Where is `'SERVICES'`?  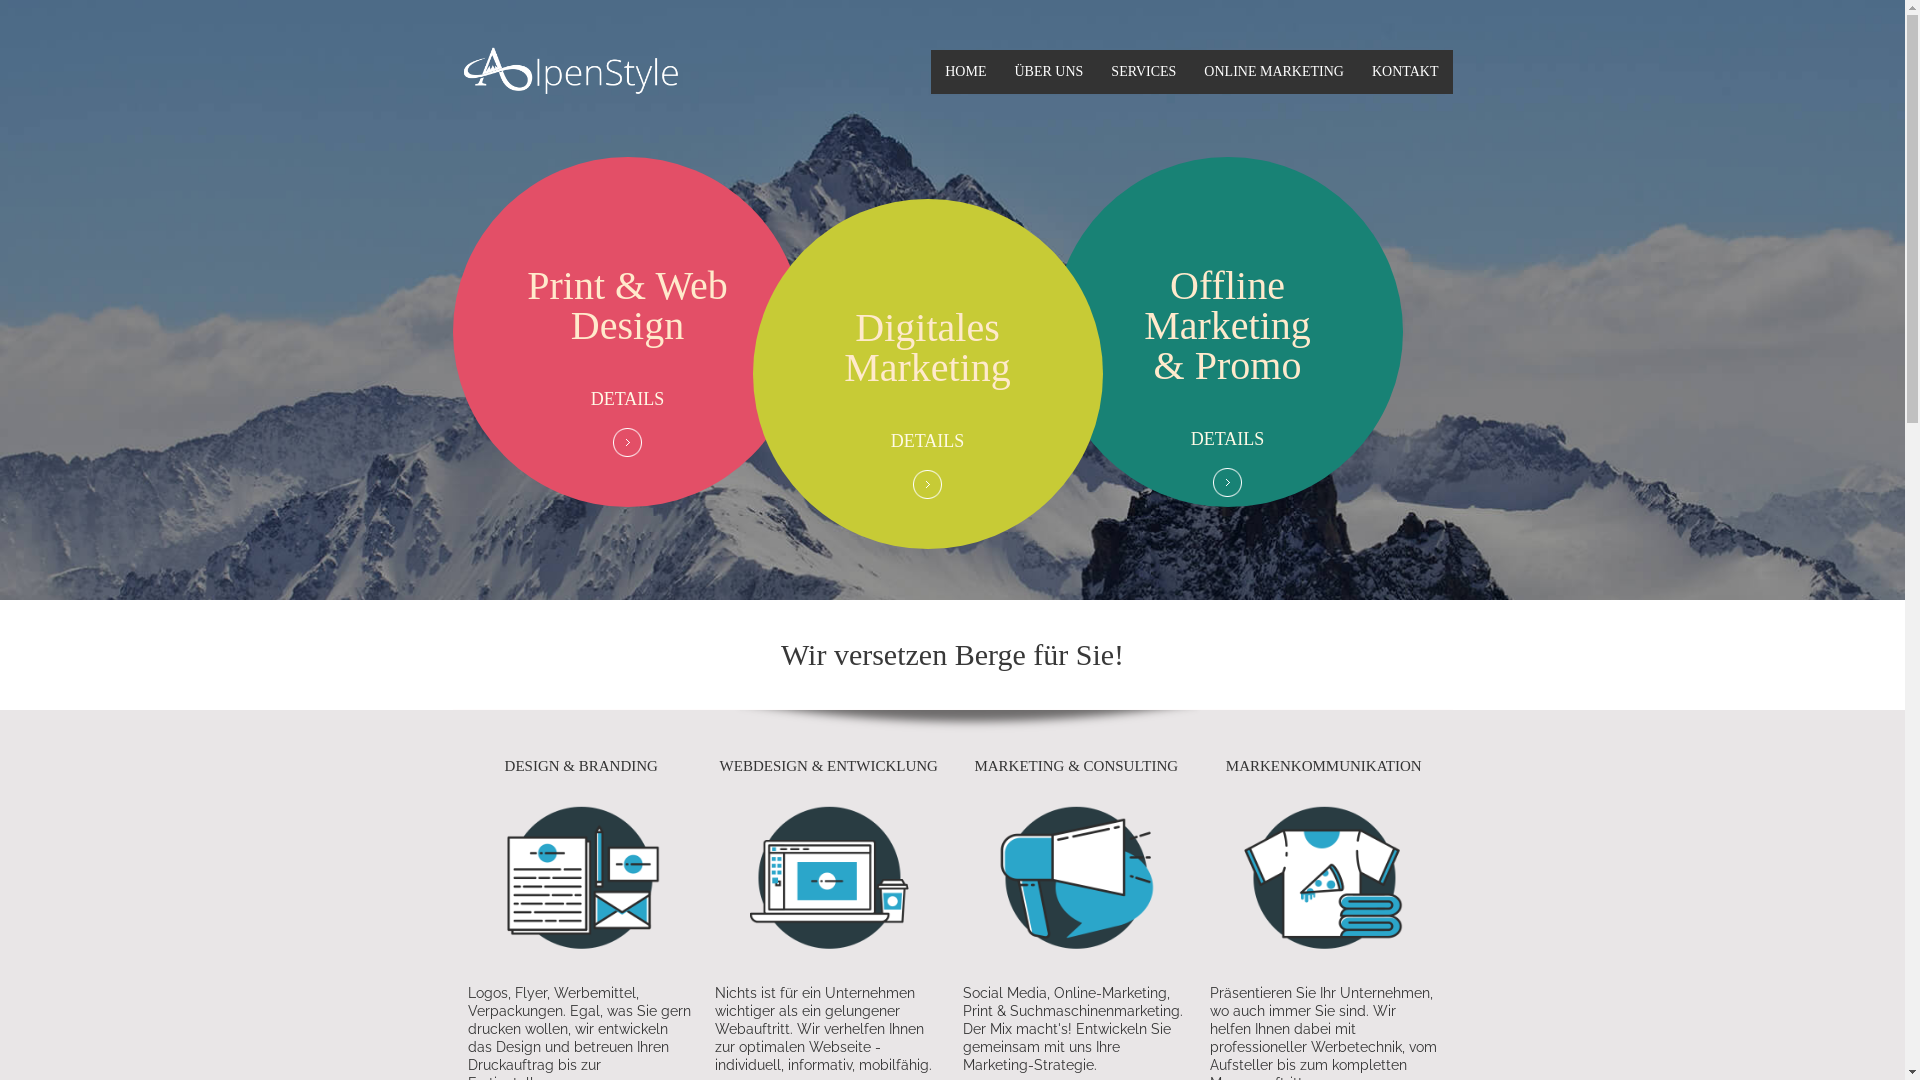
'SERVICES' is located at coordinates (1143, 71).